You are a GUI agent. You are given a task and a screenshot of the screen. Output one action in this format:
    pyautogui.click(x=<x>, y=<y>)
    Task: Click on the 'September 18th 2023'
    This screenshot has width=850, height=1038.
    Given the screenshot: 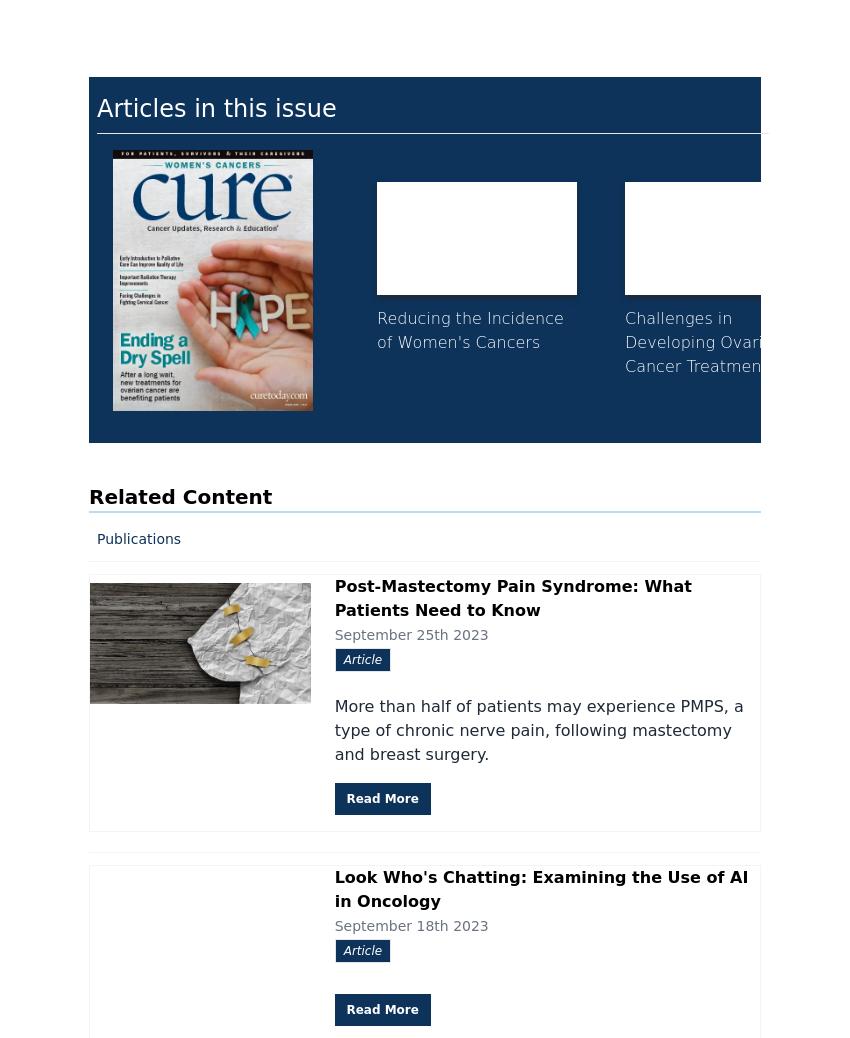 What is the action you would take?
    pyautogui.click(x=410, y=924)
    